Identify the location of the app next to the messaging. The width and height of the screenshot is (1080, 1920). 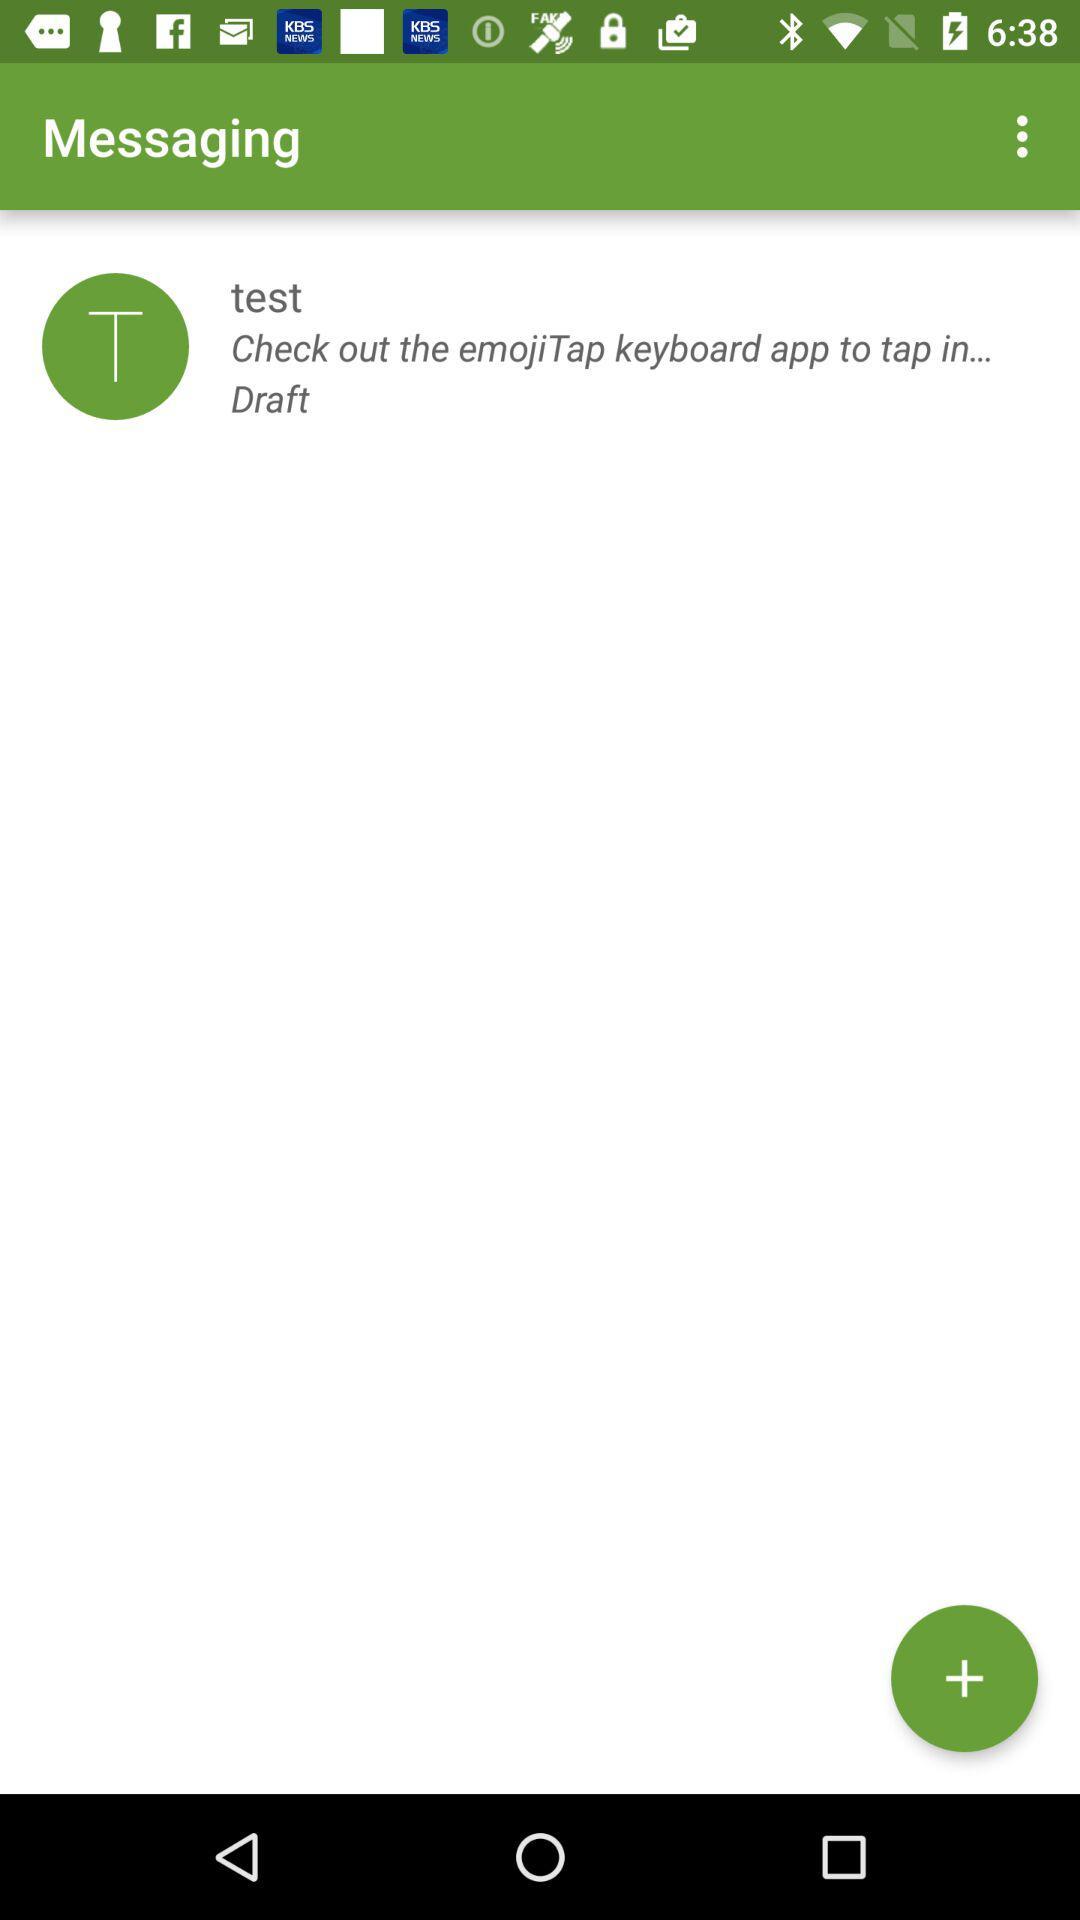
(1027, 135).